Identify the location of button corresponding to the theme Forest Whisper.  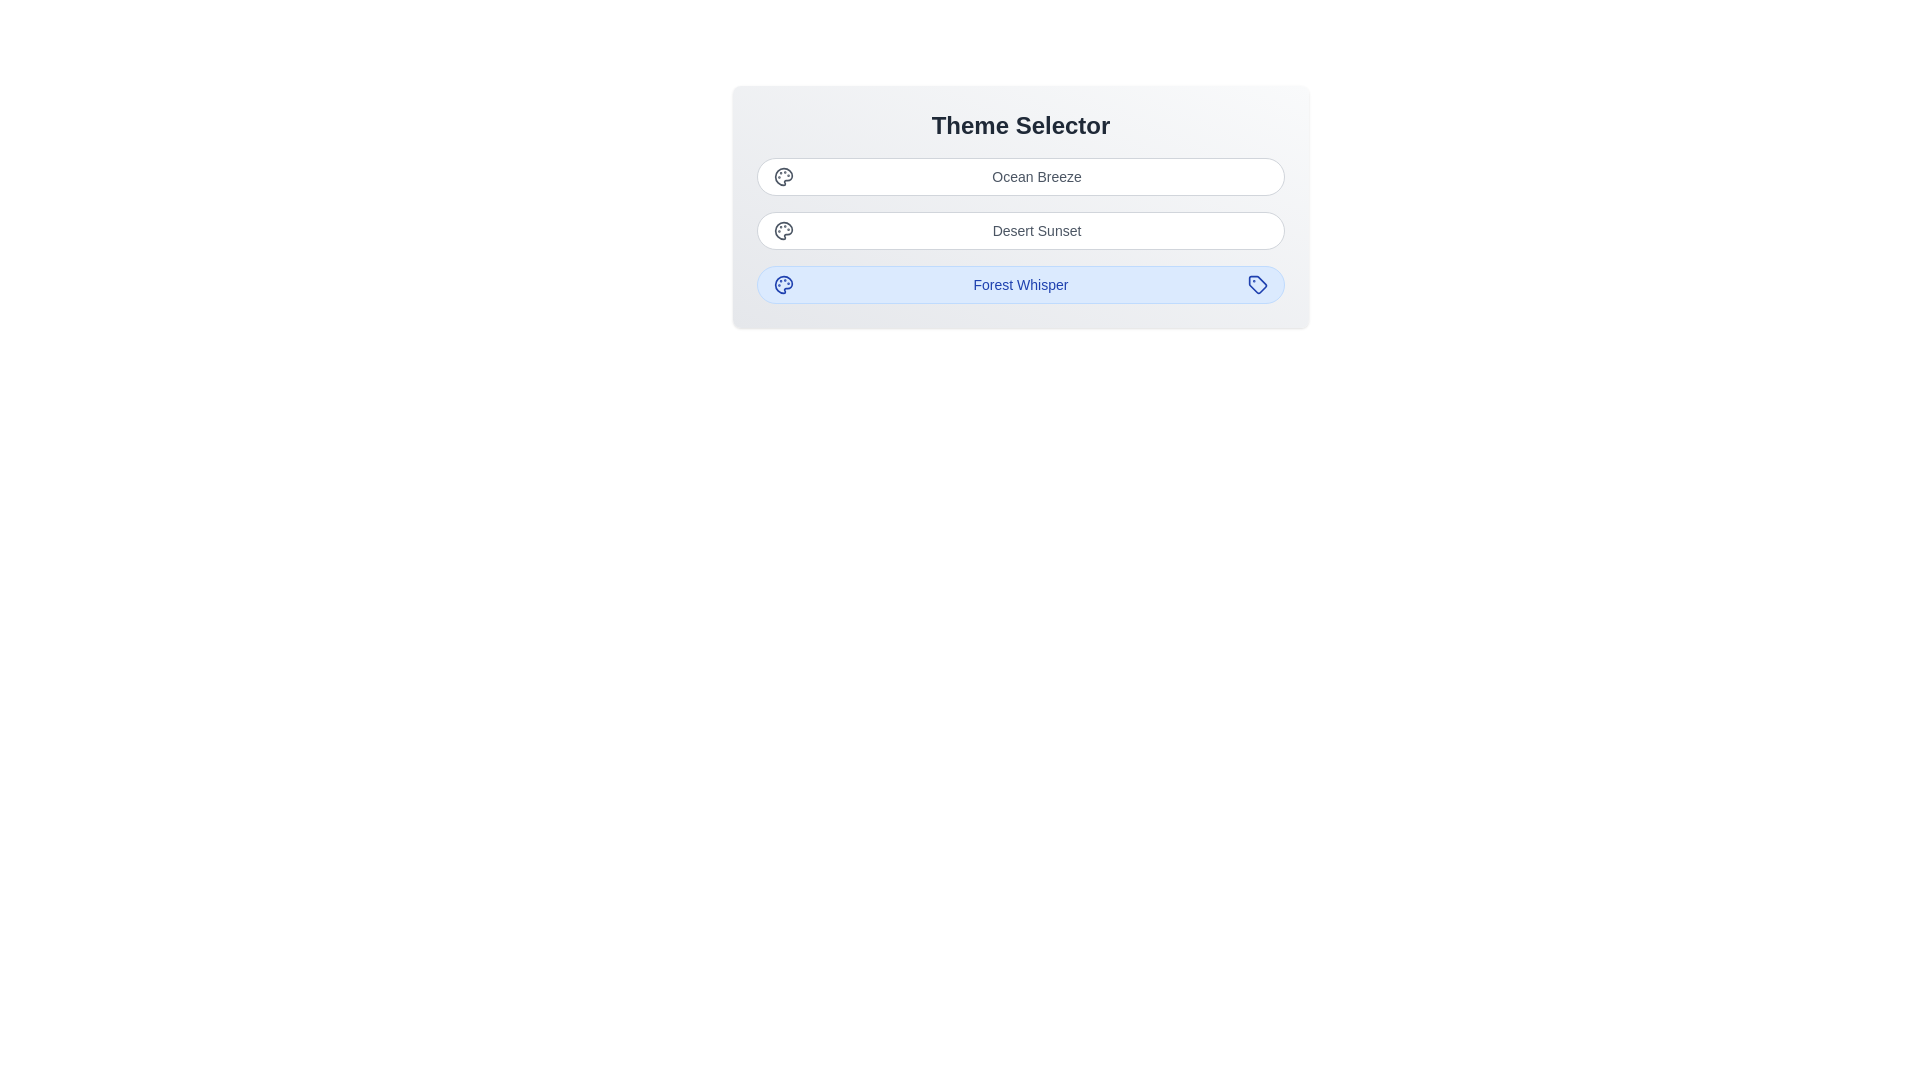
(1021, 285).